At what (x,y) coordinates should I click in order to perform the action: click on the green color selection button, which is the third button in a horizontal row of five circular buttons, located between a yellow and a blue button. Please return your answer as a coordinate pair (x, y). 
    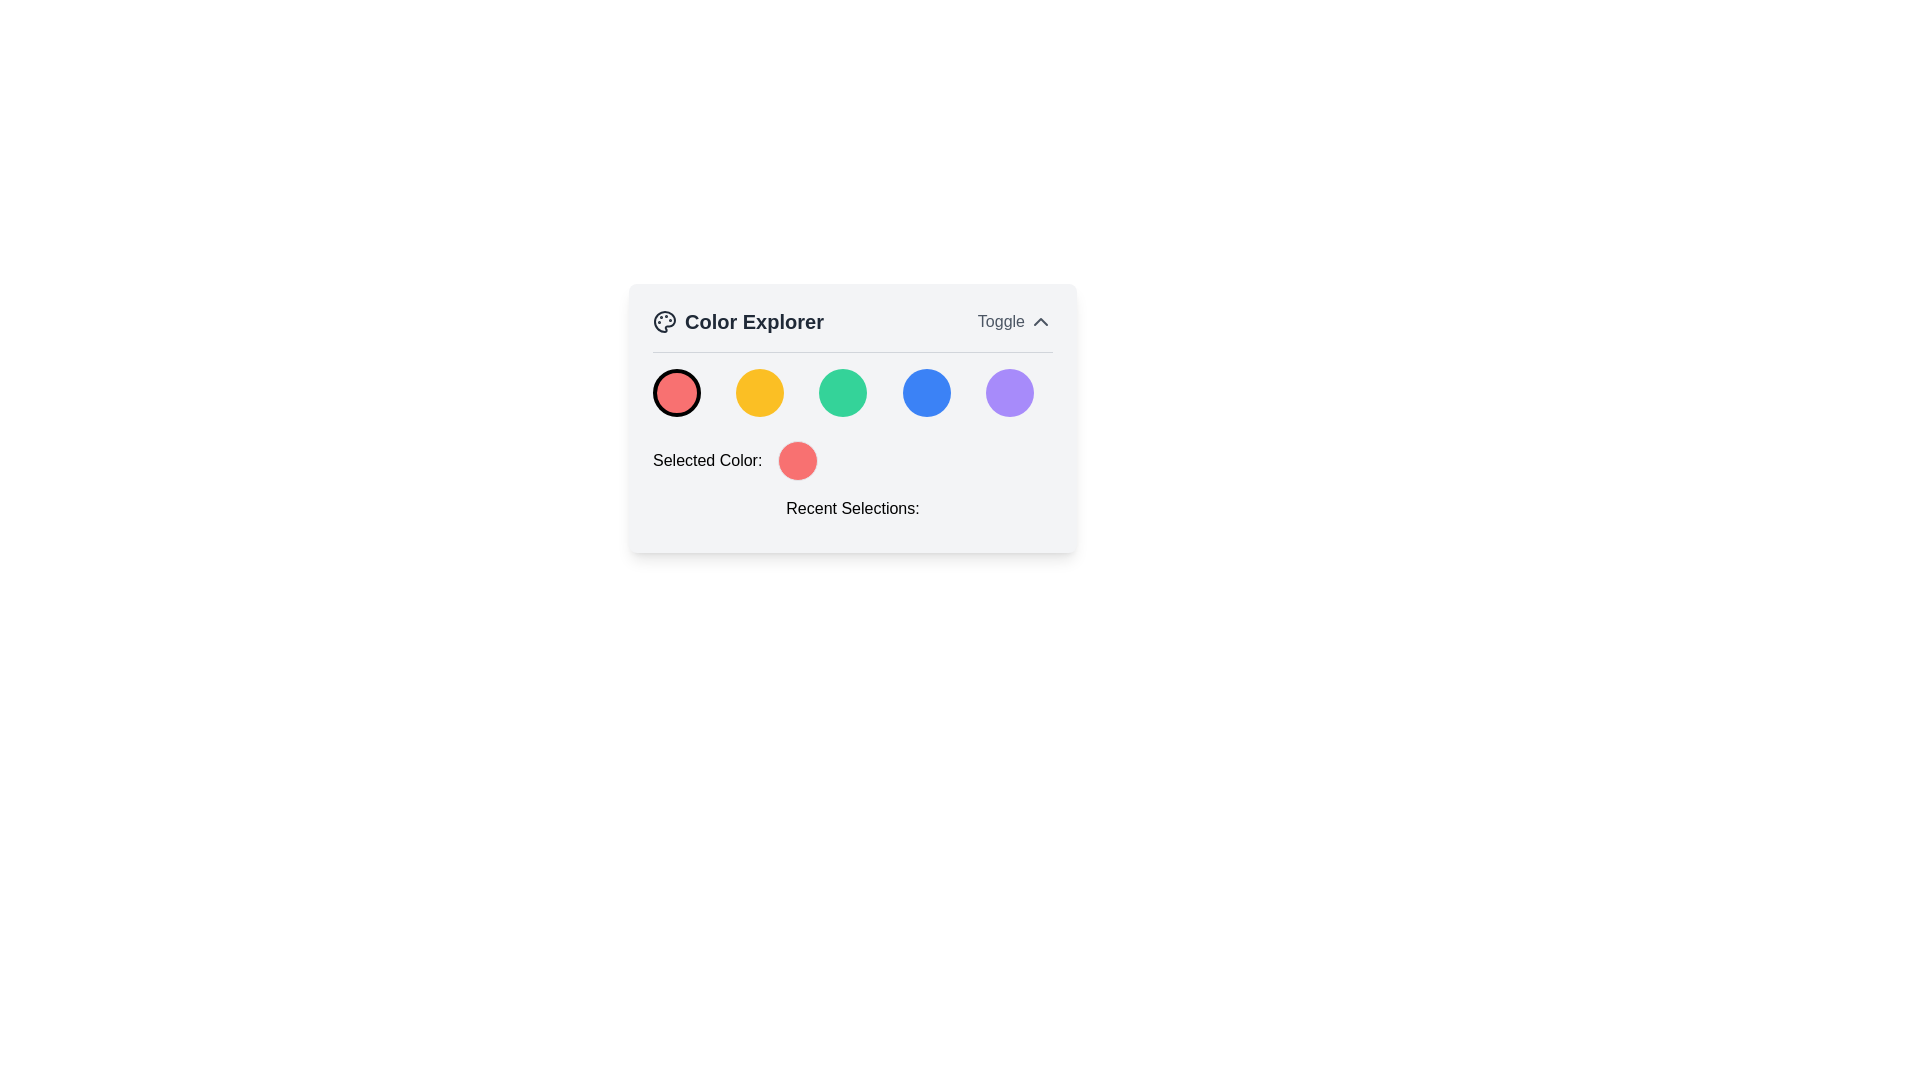
    Looking at the image, I should click on (843, 393).